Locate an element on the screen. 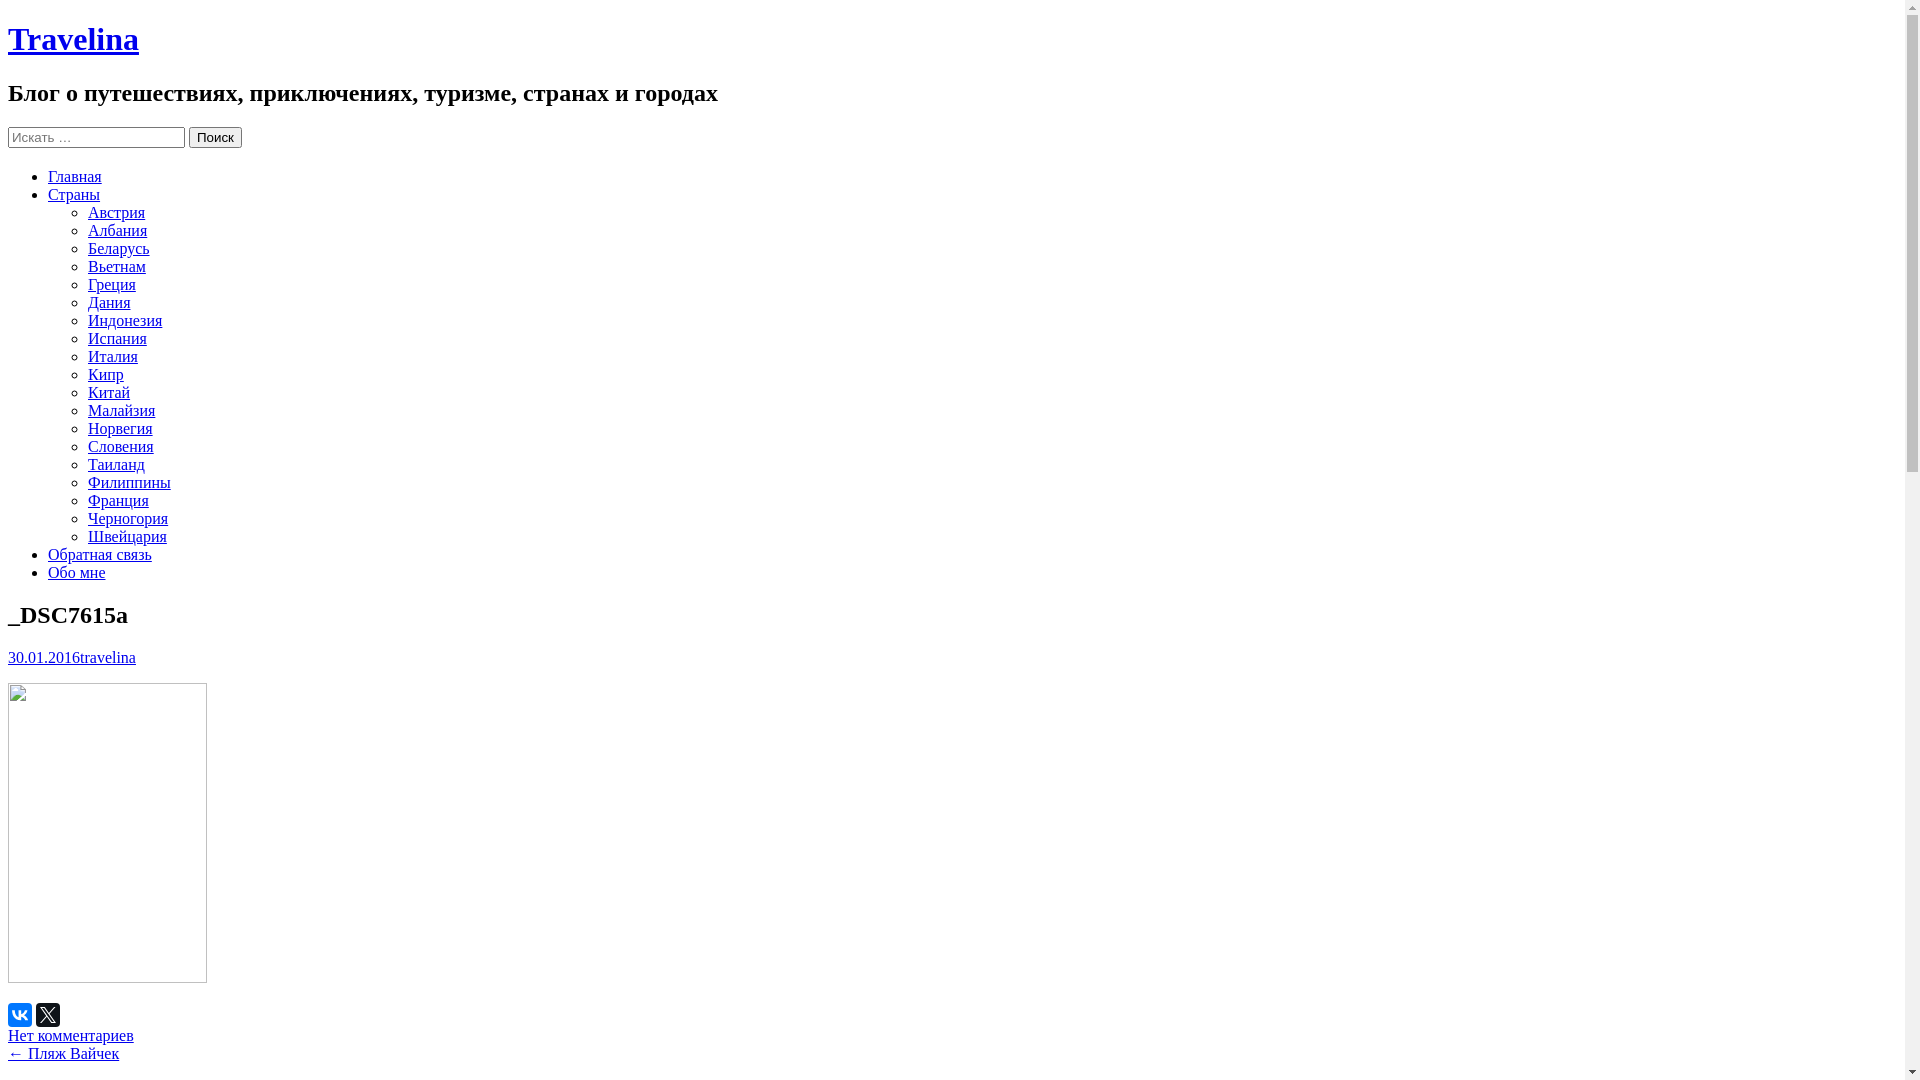 This screenshot has width=1920, height=1080. 'Twitter' is located at coordinates (48, 1014).